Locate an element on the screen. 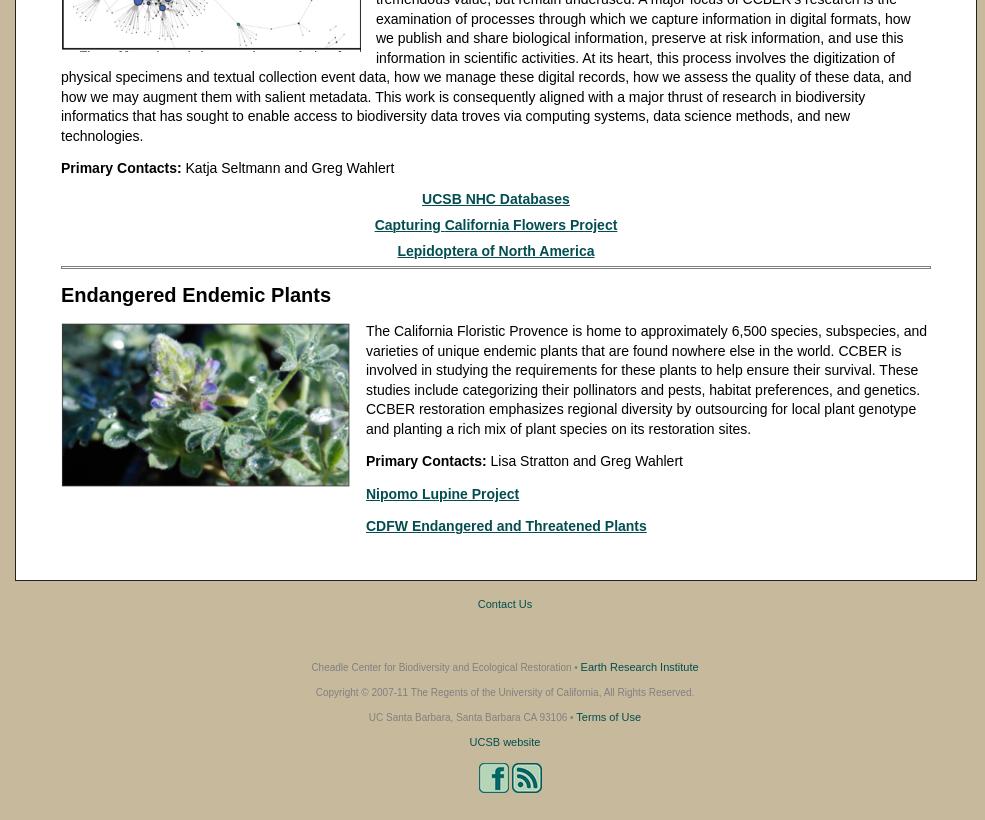  'Copyright © 2007-11 The Regents of the University of California, All Rights Reserved.' is located at coordinates (315, 691).